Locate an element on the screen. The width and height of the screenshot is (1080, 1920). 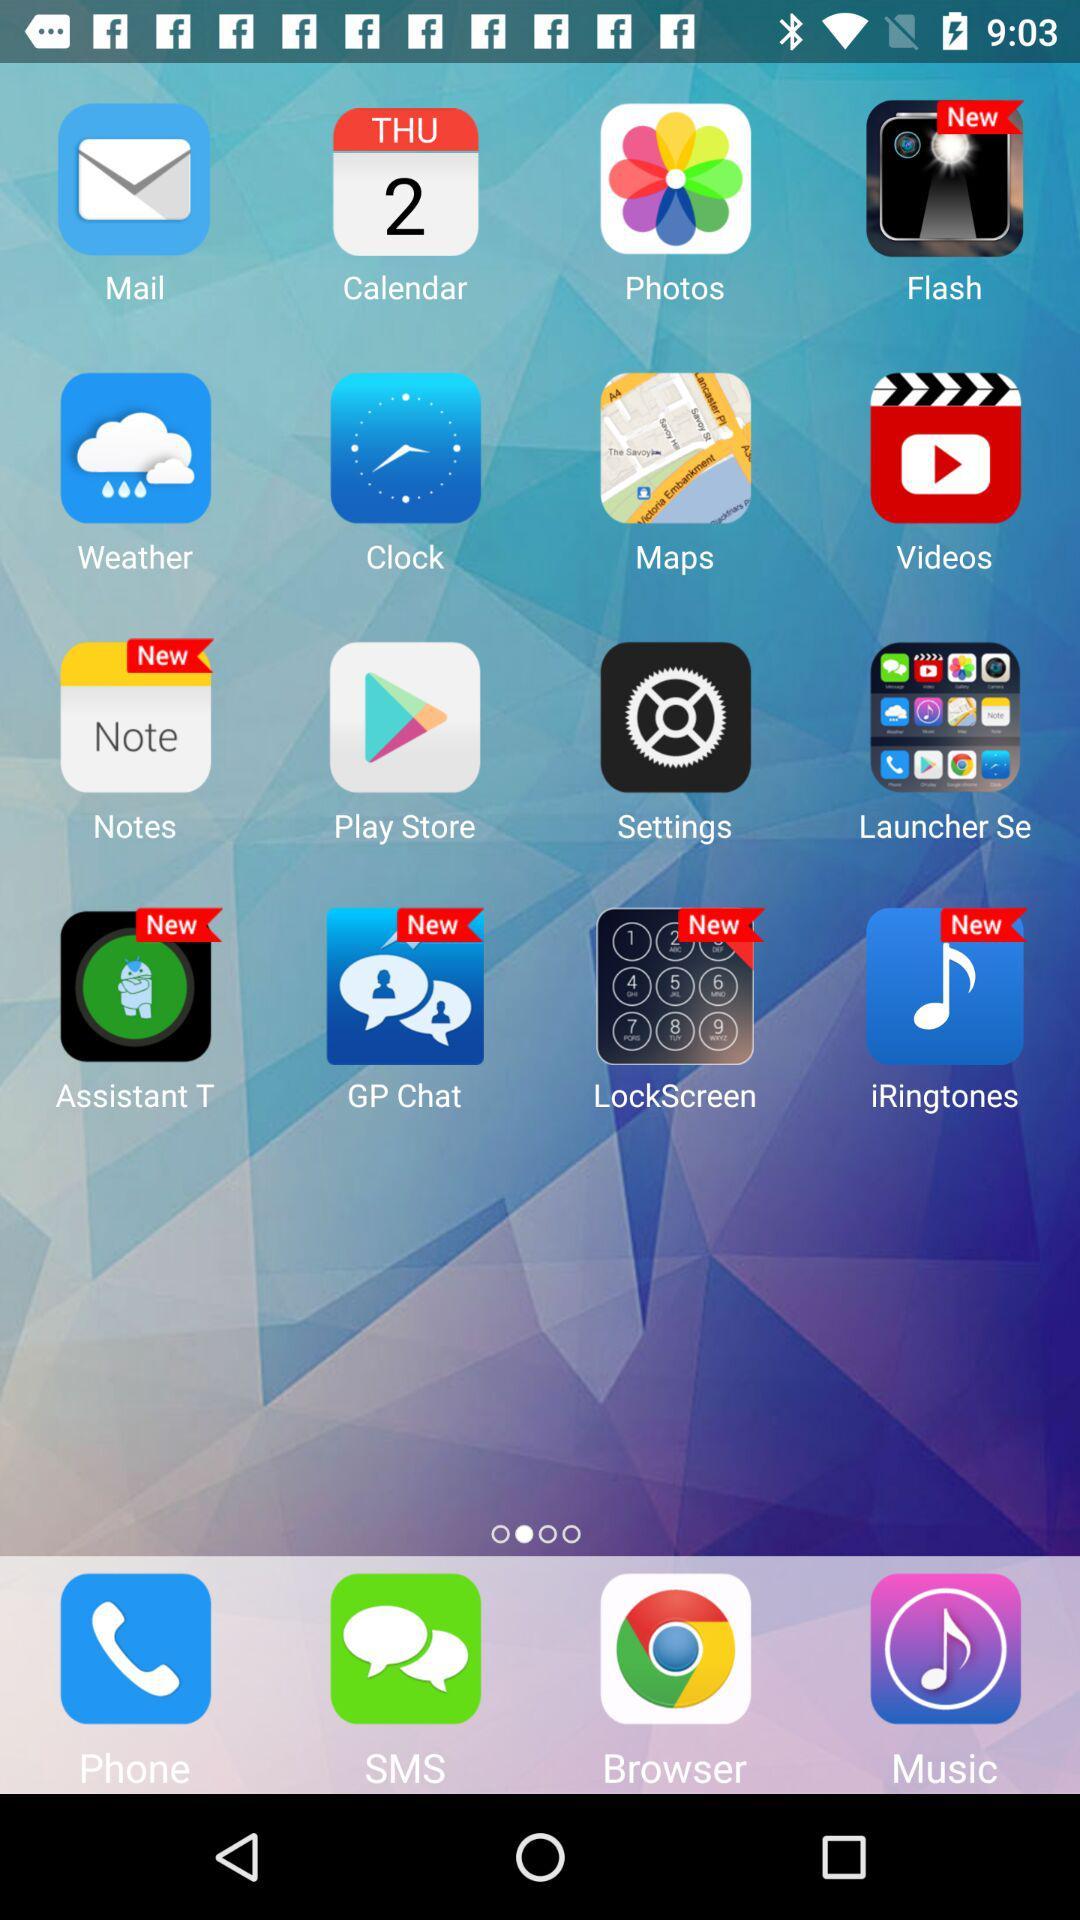
the photo icon is located at coordinates (675, 1648).